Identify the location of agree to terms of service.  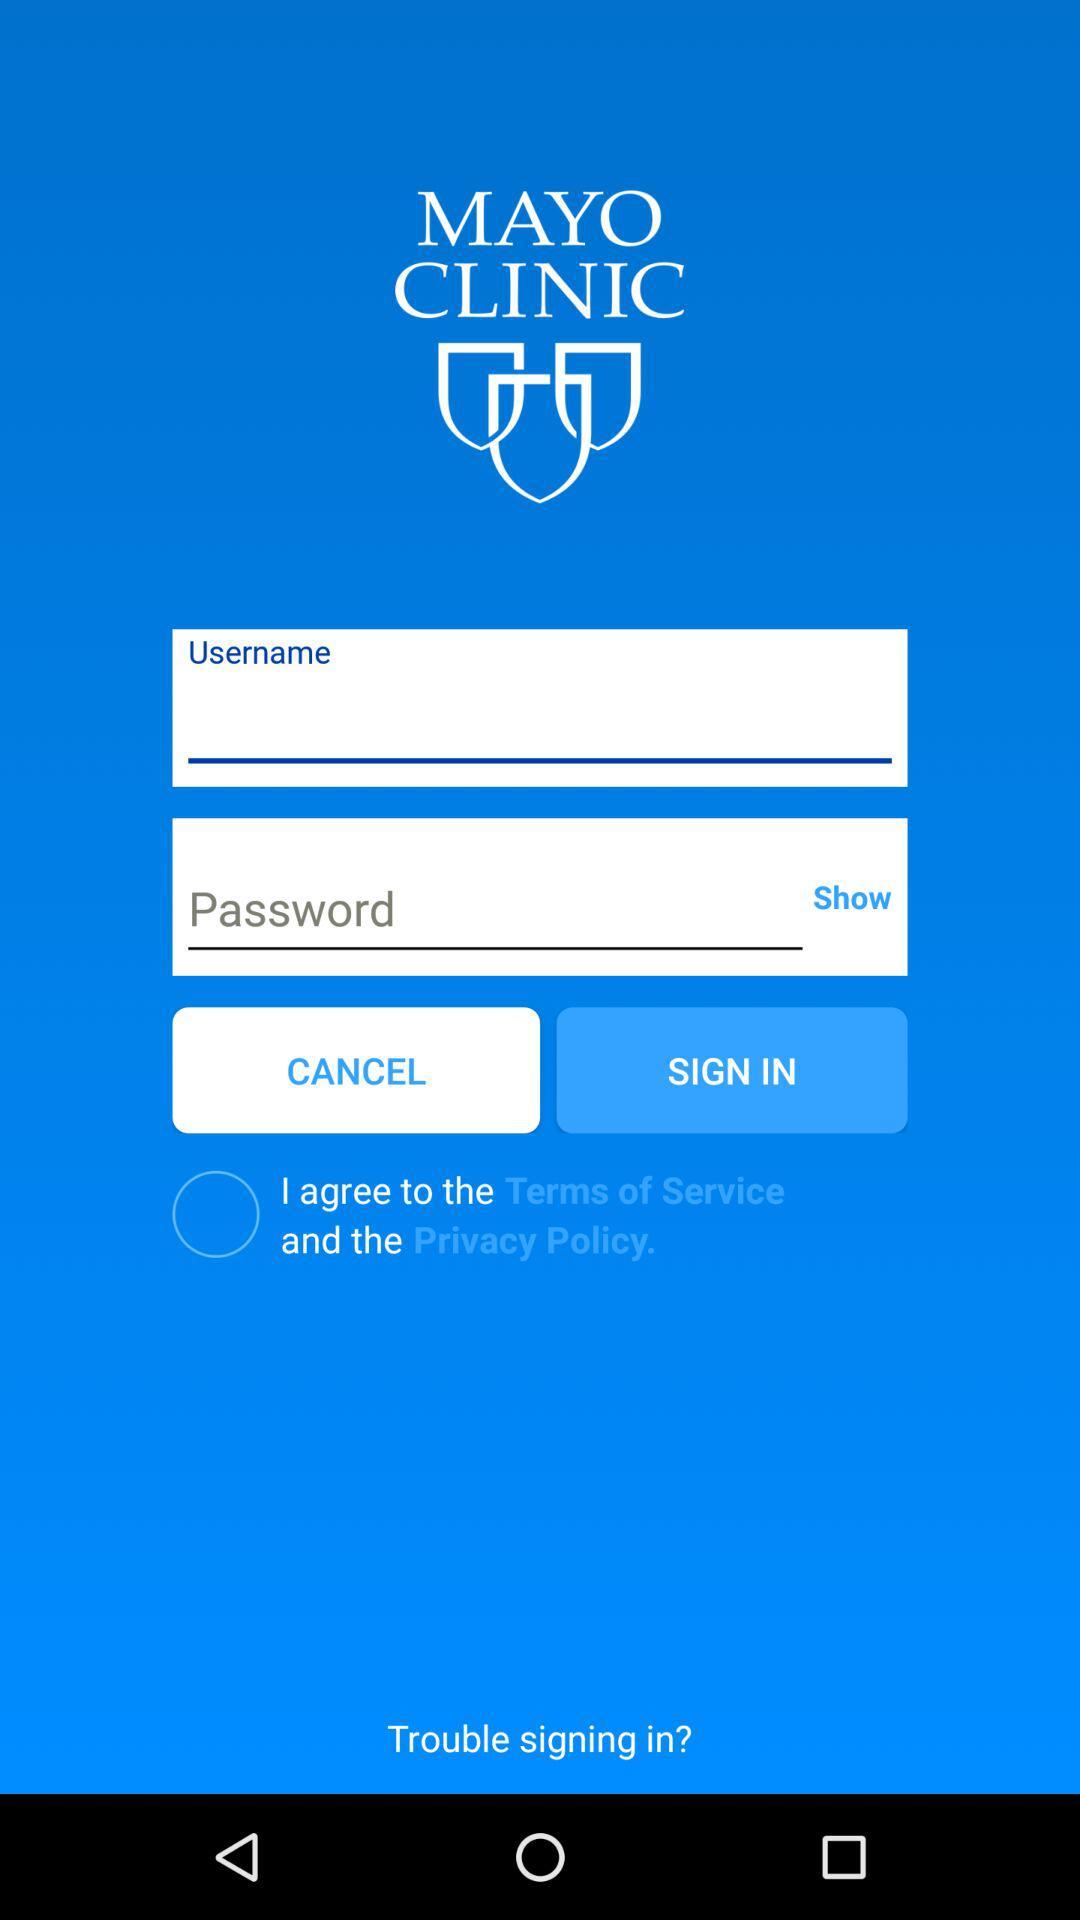
(216, 1213).